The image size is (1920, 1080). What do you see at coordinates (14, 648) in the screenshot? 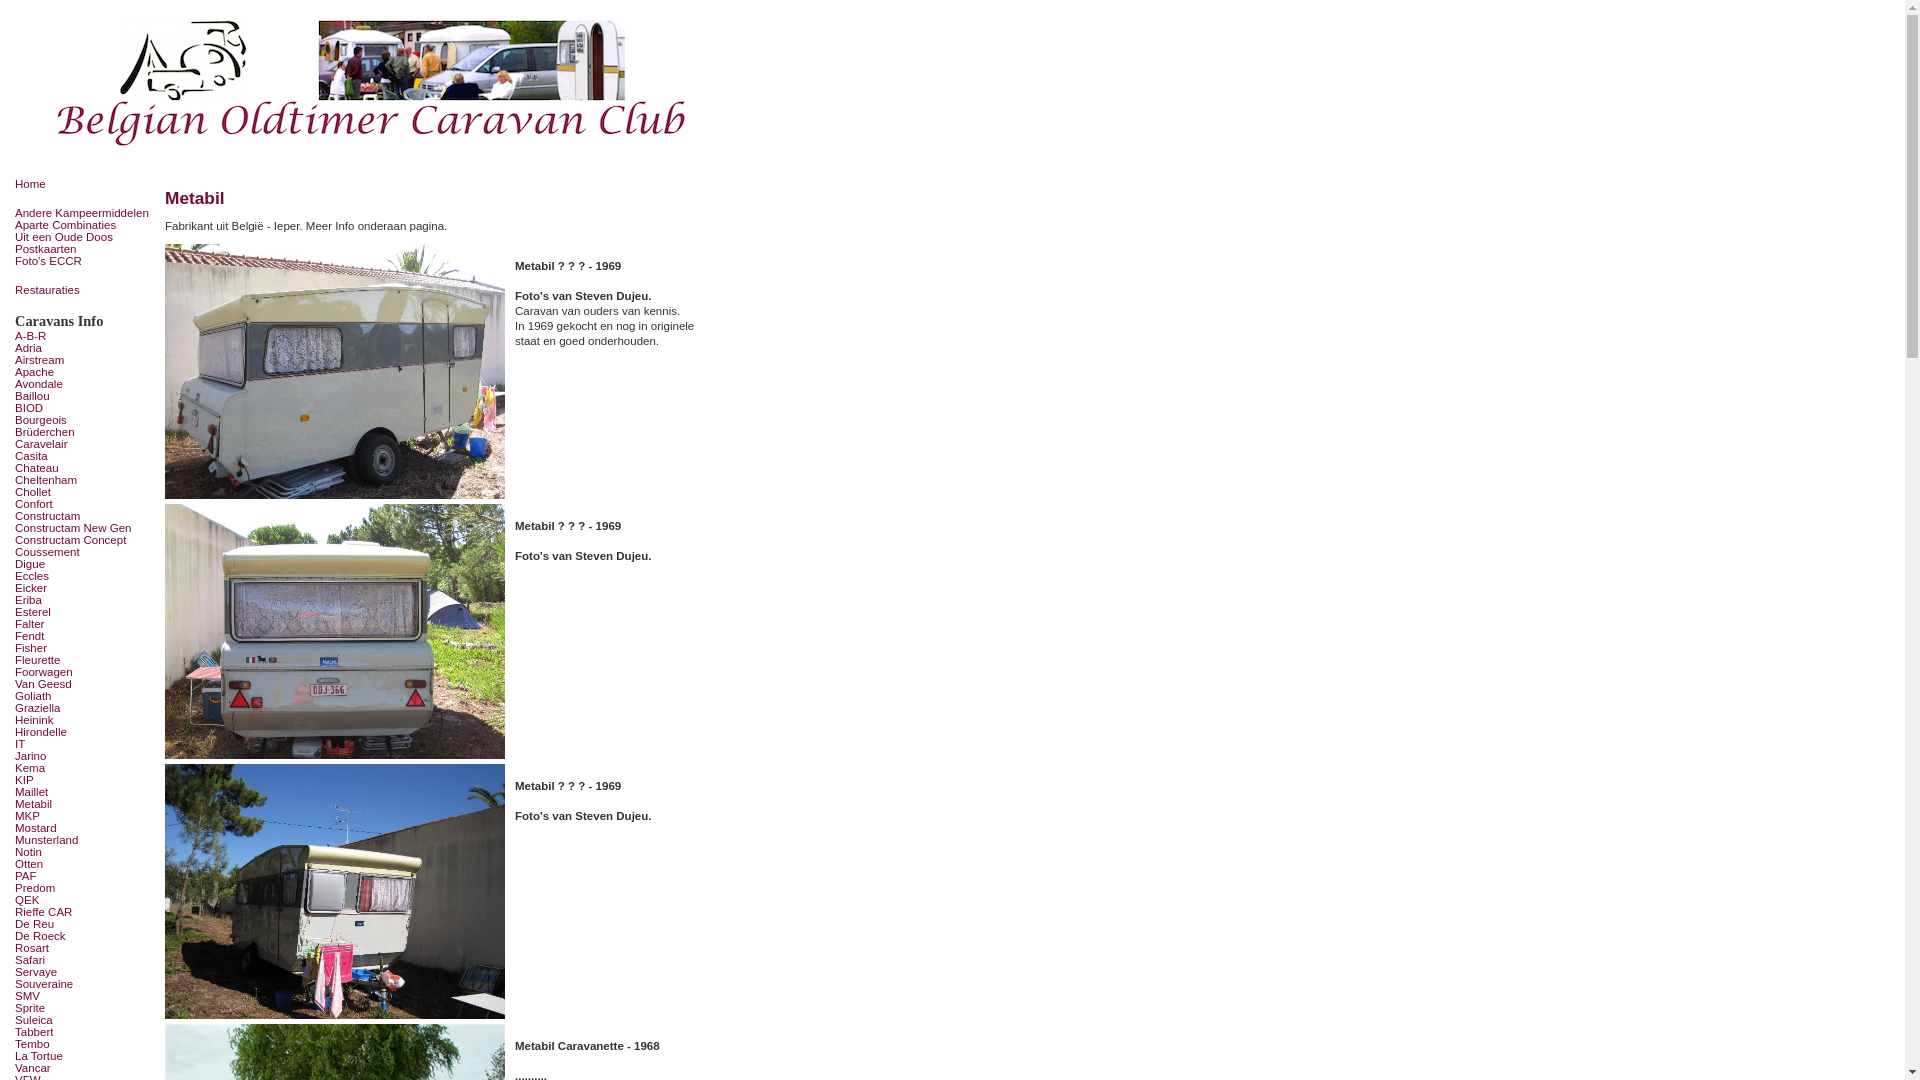
I see `'Fisher'` at bounding box center [14, 648].